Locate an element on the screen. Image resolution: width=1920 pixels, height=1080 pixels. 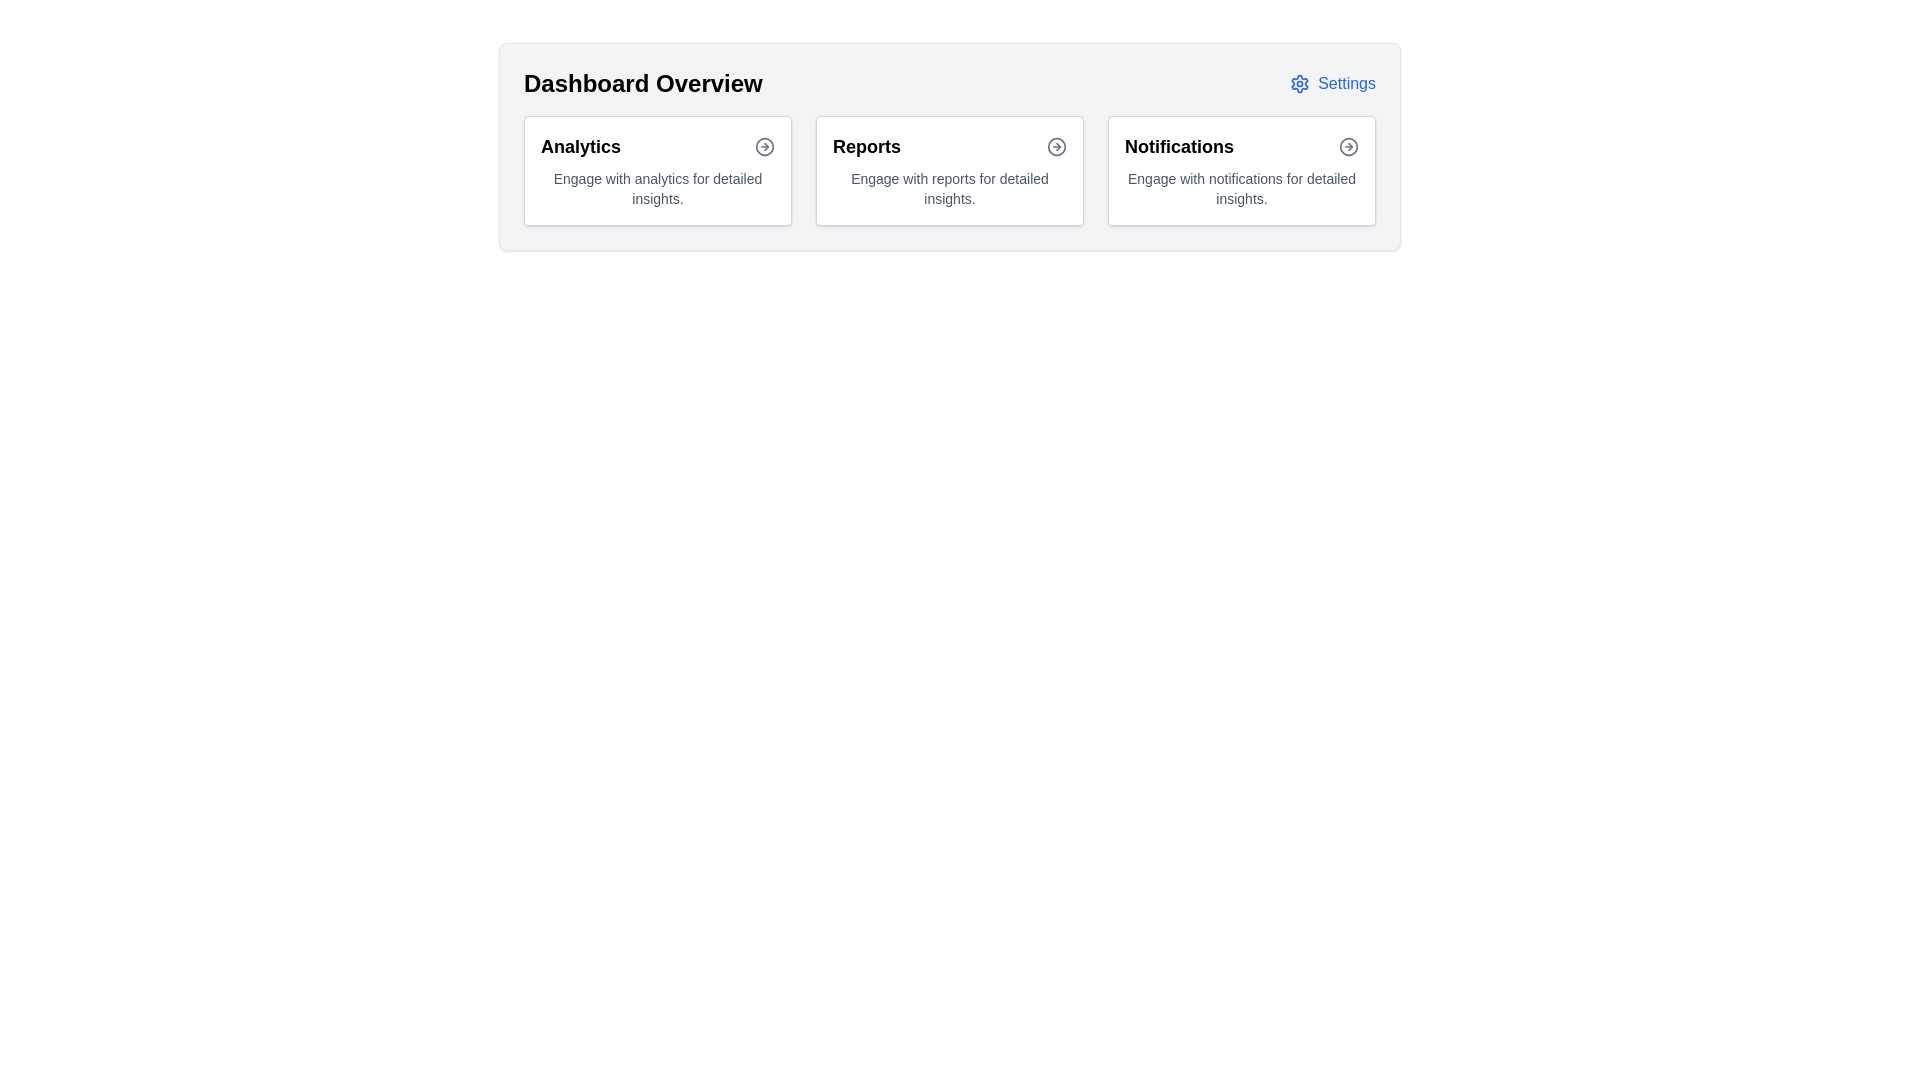
the small circular gray arrow icon located at the top right corner of the 'Reports' card is located at coordinates (1055, 145).